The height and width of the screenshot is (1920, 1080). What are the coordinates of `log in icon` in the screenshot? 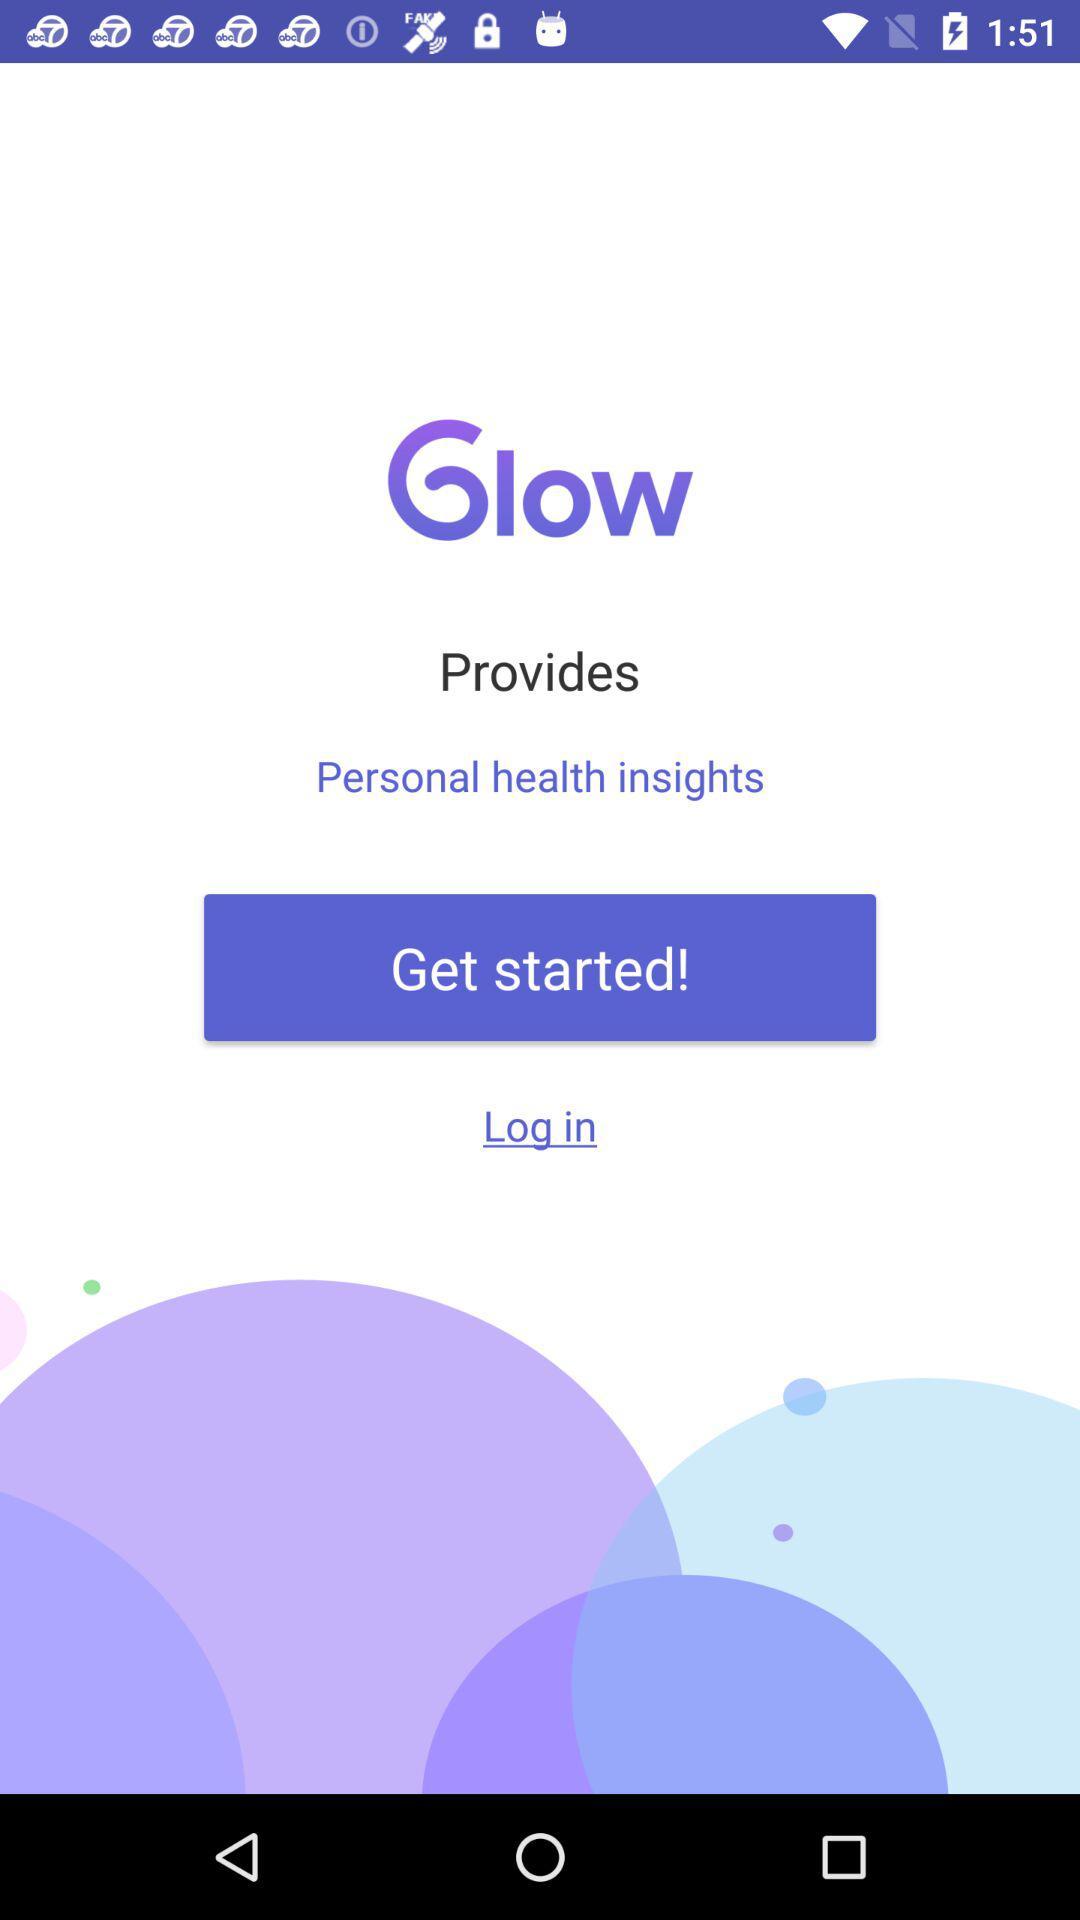 It's located at (540, 1124).